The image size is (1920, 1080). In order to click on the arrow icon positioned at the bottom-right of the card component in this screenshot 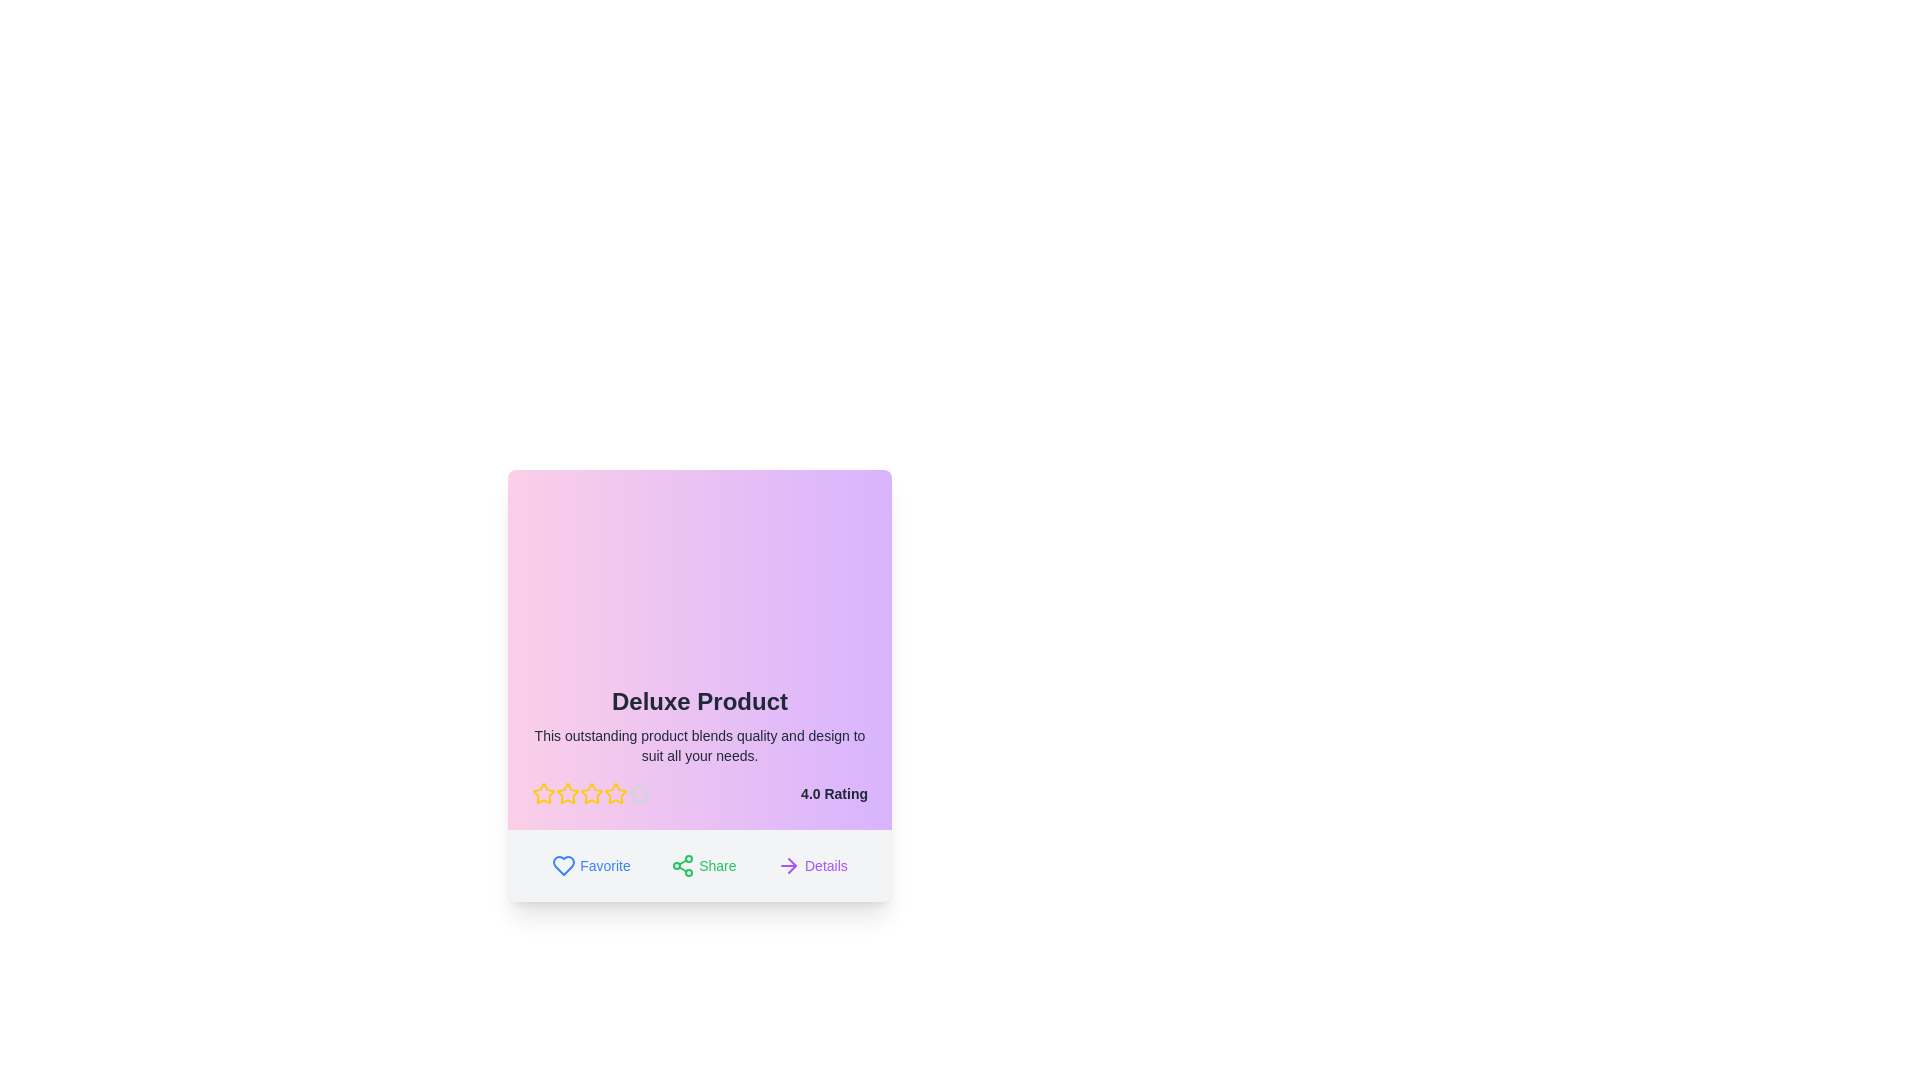, I will do `click(791, 865)`.